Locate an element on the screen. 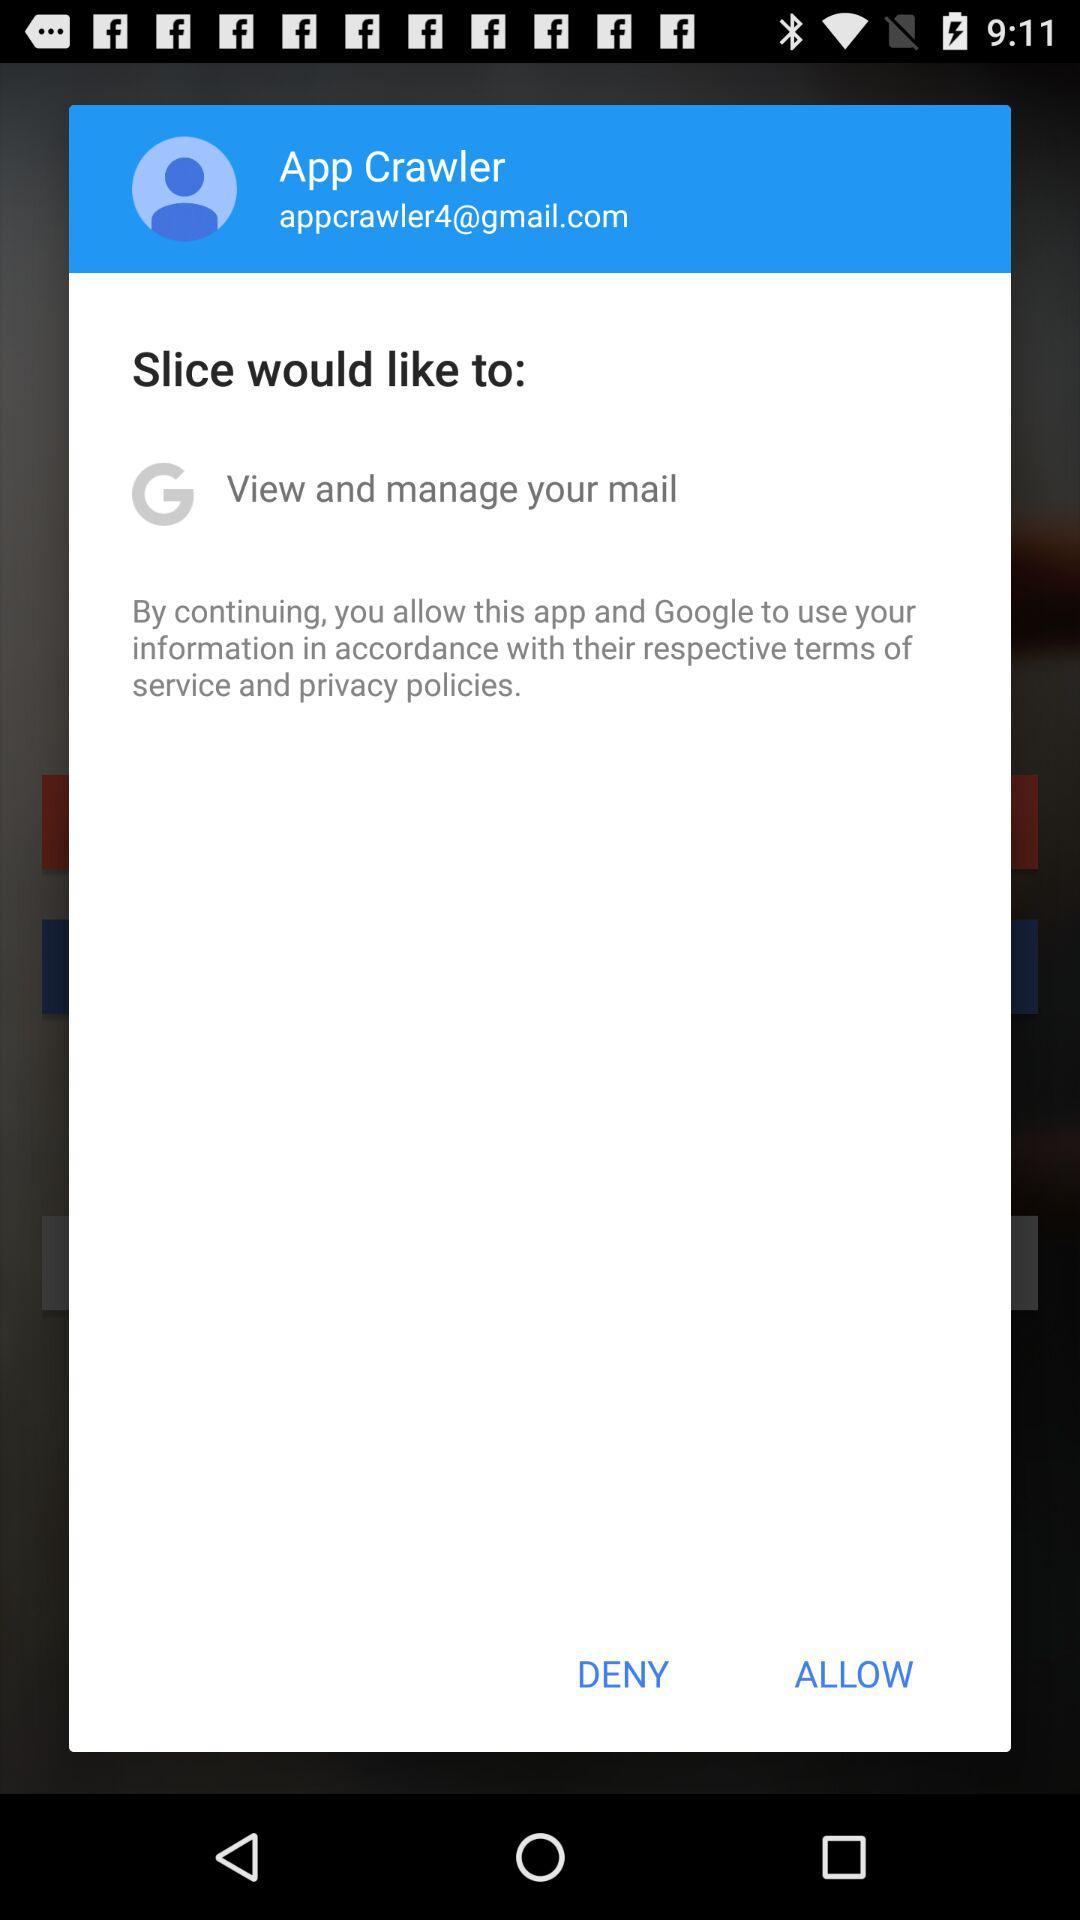  the app crawler item is located at coordinates (392, 164).